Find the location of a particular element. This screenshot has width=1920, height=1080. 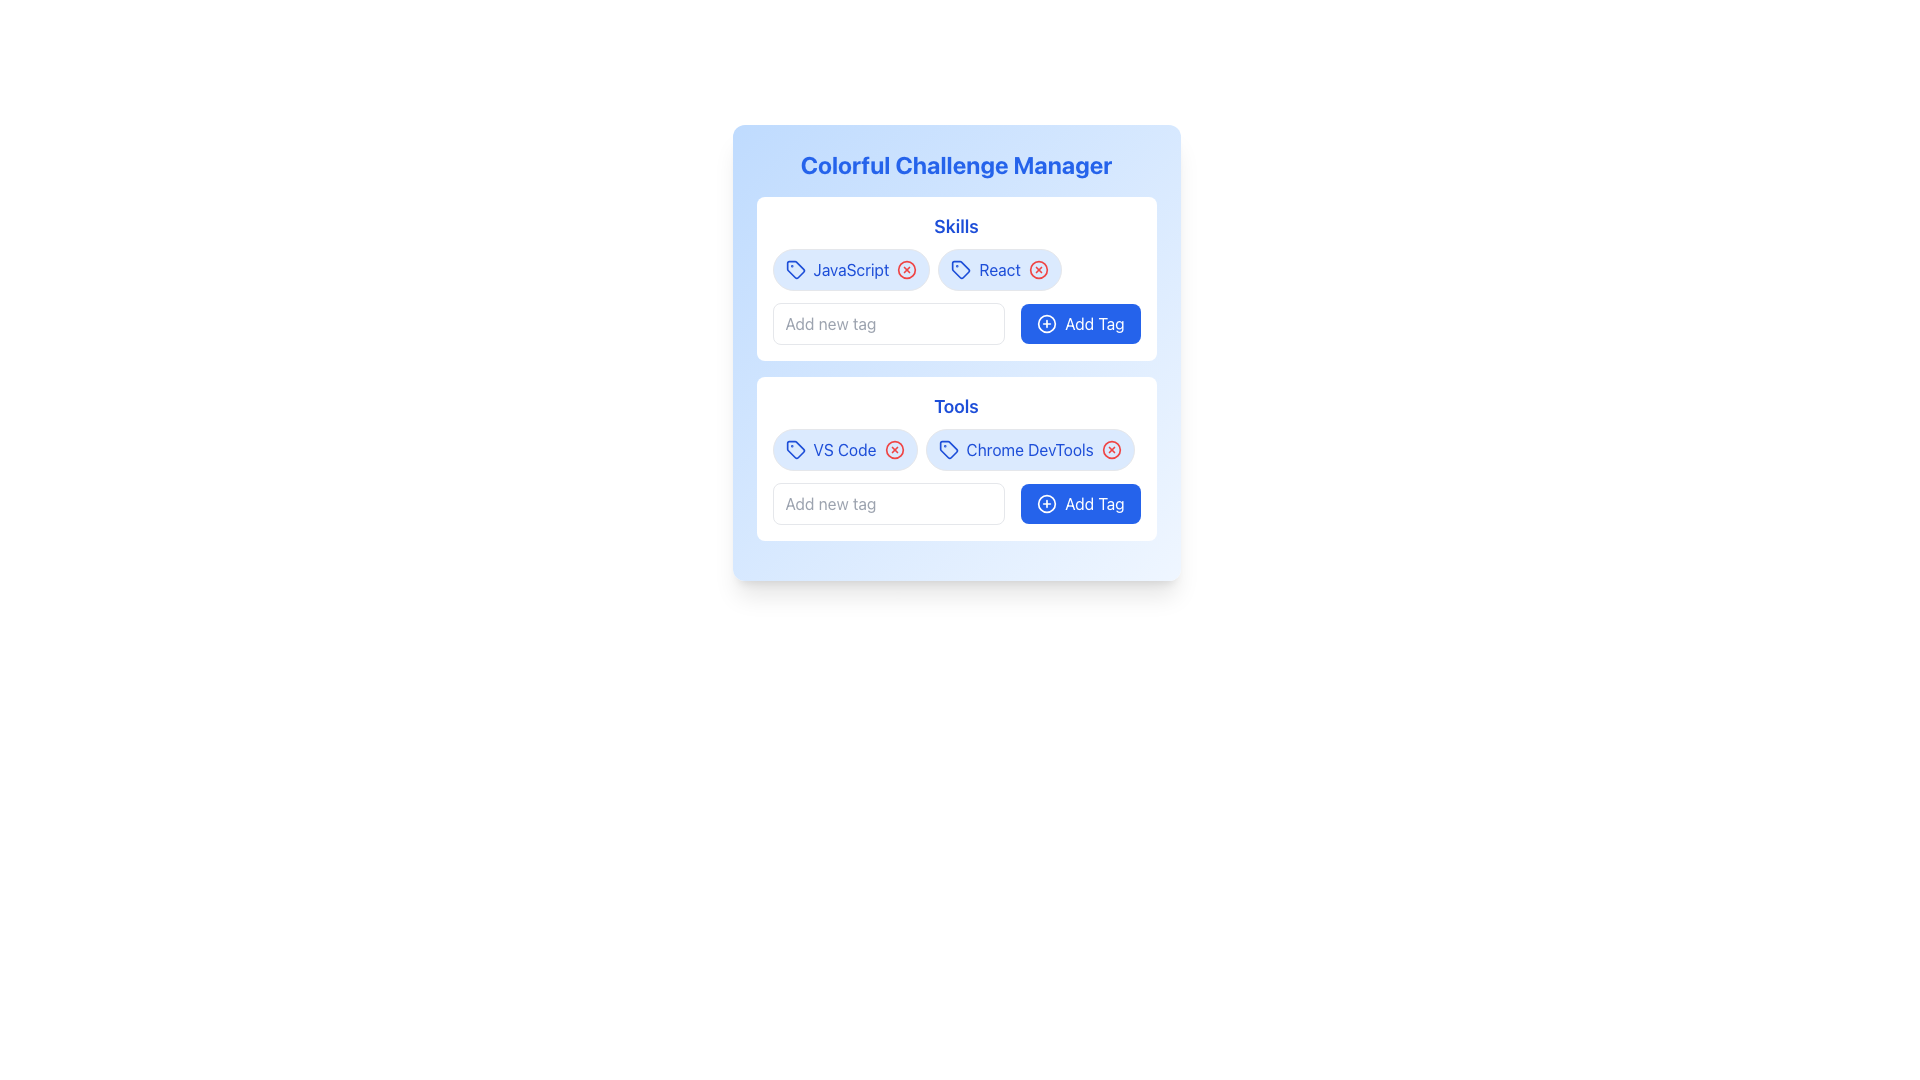

the circular red 'X' button with a red border located in the 'Chrome DevTools' tag within the 'Tools' section is located at coordinates (1110, 450).